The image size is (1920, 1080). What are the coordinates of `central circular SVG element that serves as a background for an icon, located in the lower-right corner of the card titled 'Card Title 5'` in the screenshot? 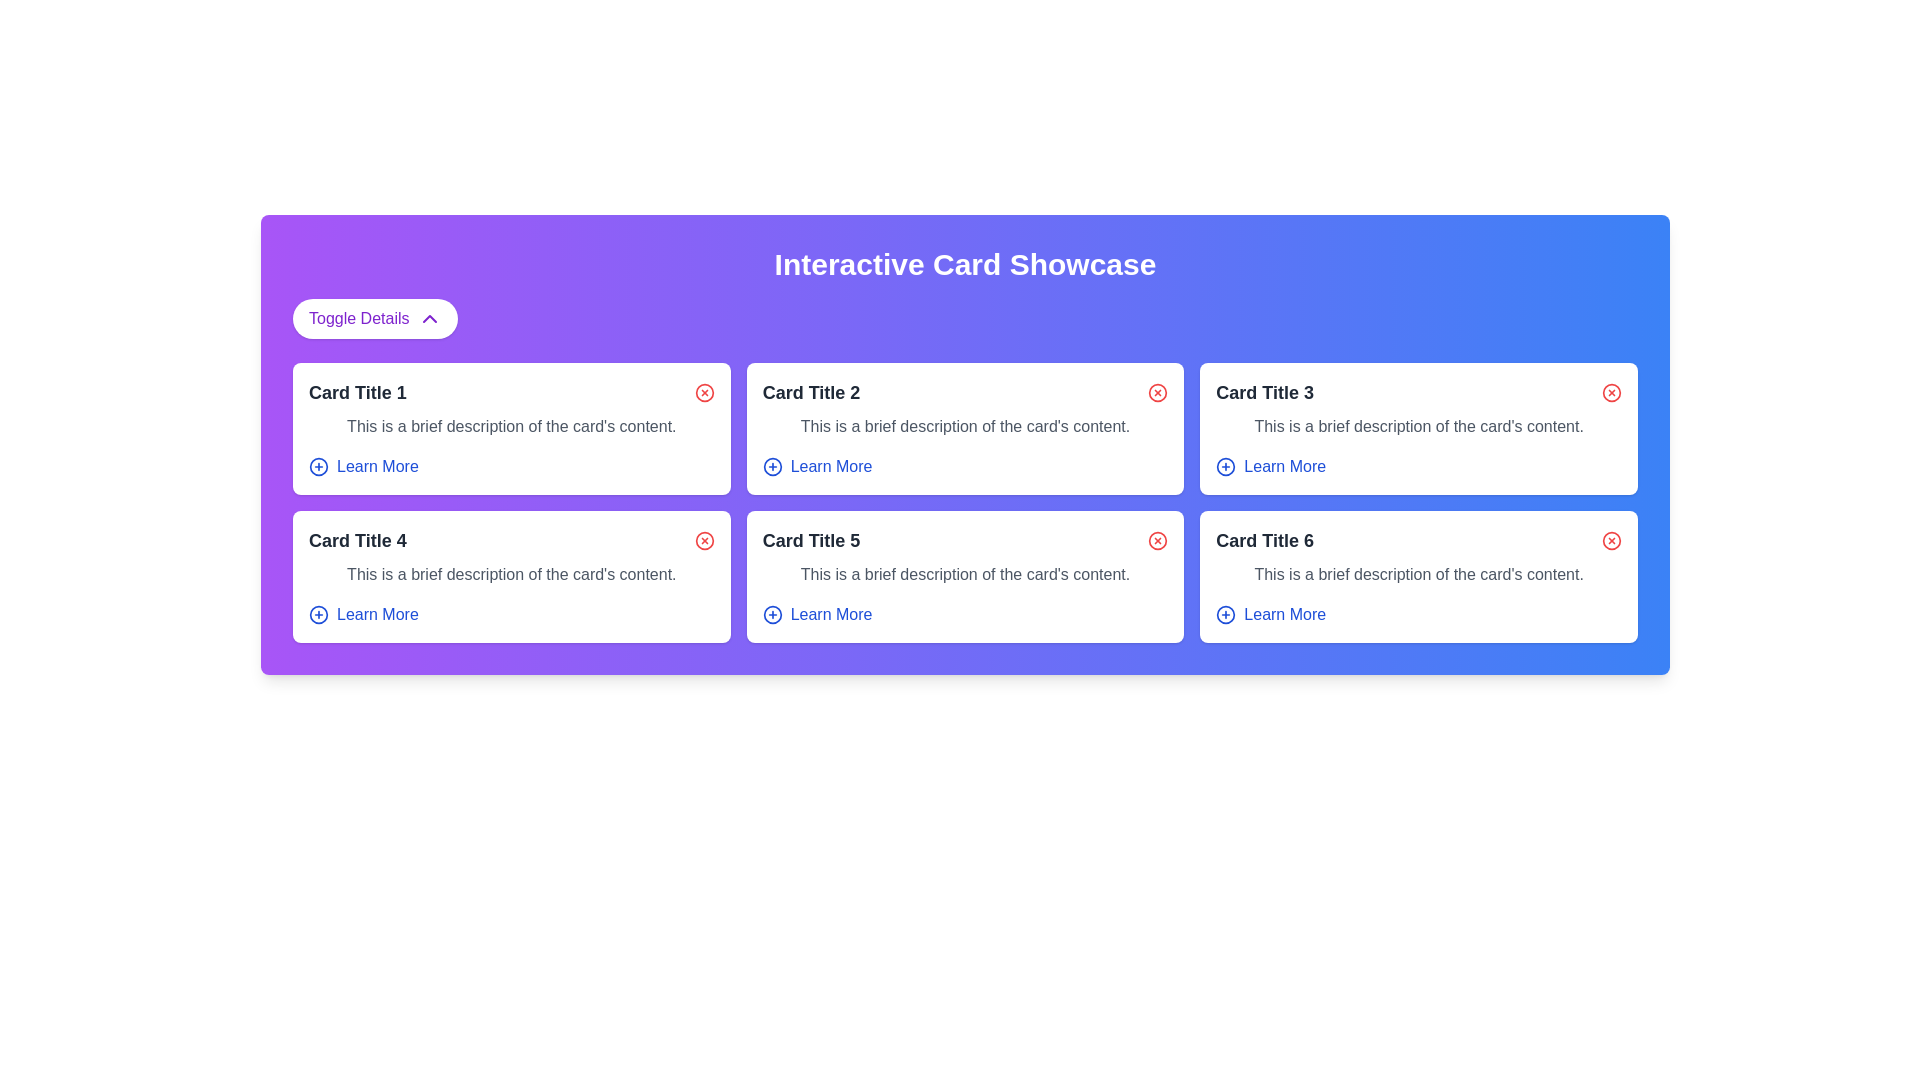 It's located at (771, 613).